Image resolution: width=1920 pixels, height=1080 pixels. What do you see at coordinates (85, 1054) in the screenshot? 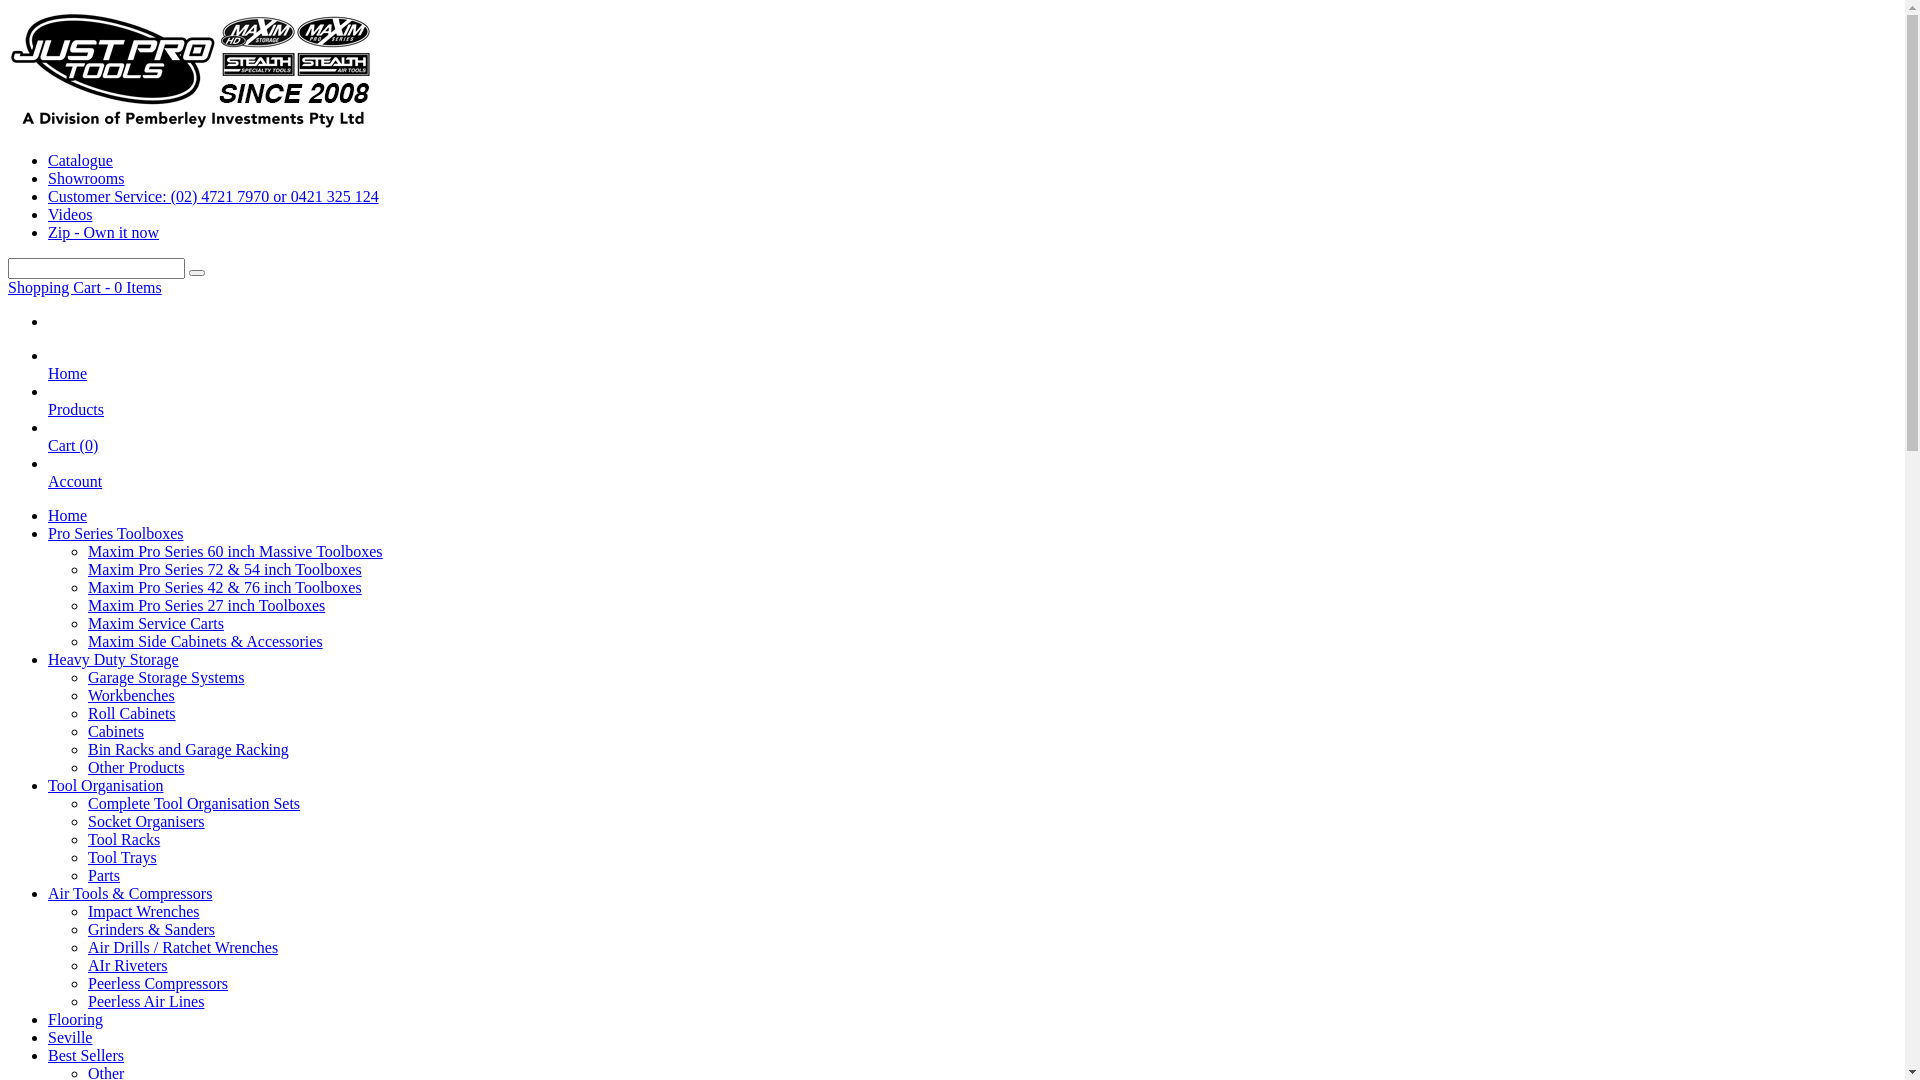
I see `'Best Sellers'` at bounding box center [85, 1054].